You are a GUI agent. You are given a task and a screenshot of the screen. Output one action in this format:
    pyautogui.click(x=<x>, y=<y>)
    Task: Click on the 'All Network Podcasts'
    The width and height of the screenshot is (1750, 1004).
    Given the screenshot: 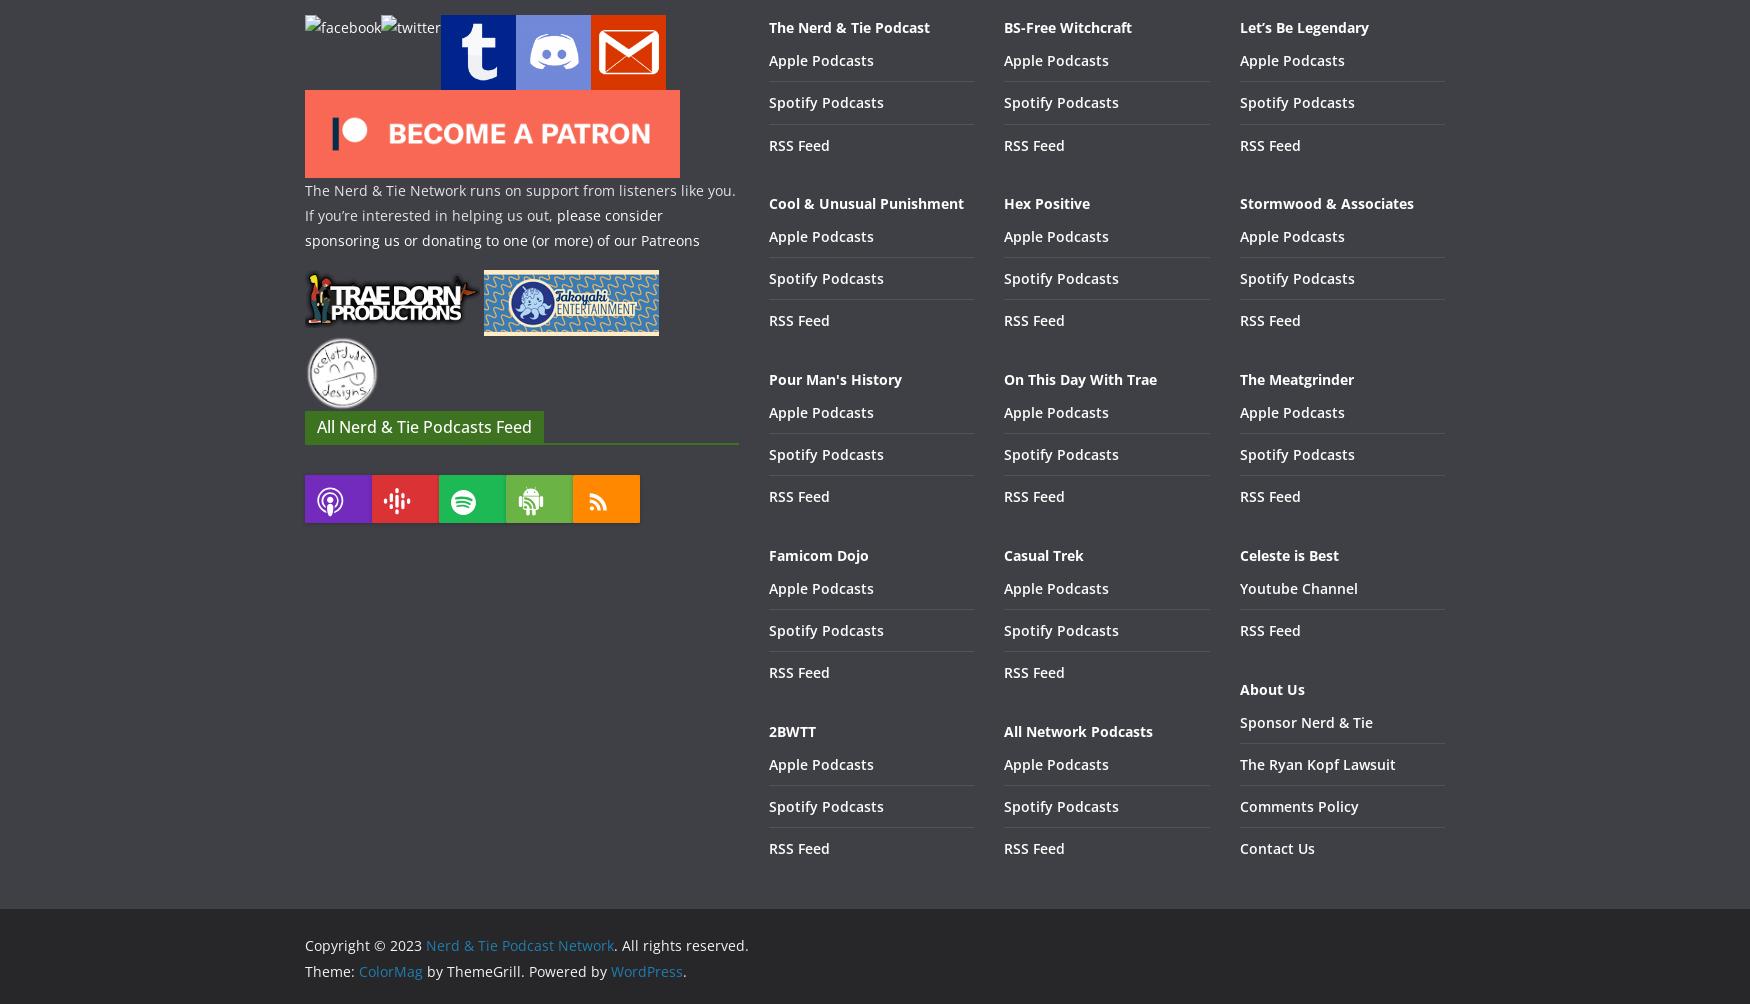 What is the action you would take?
    pyautogui.click(x=1078, y=729)
    